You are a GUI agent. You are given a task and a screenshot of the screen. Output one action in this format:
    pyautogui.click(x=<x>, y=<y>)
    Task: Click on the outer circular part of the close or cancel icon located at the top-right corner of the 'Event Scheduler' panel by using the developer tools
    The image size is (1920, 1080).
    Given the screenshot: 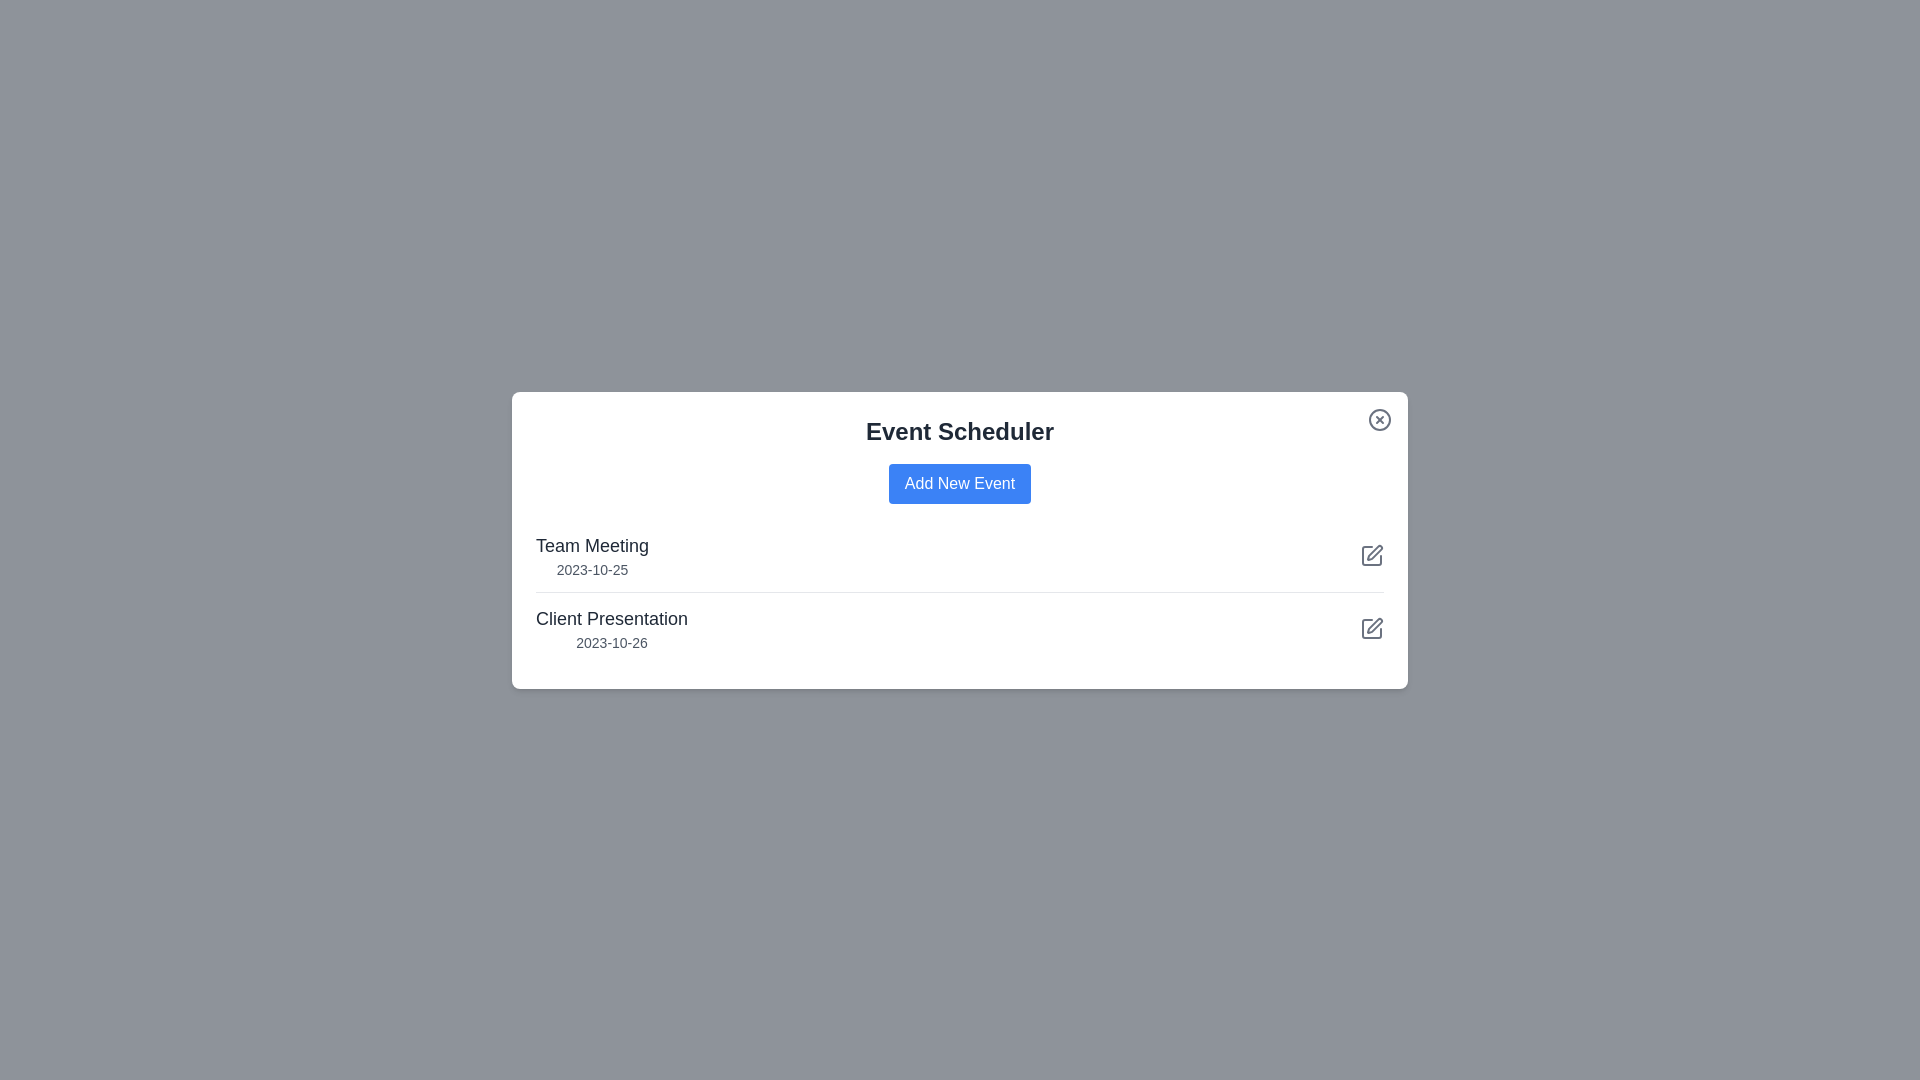 What is the action you would take?
    pyautogui.click(x=1379, y=418)
    